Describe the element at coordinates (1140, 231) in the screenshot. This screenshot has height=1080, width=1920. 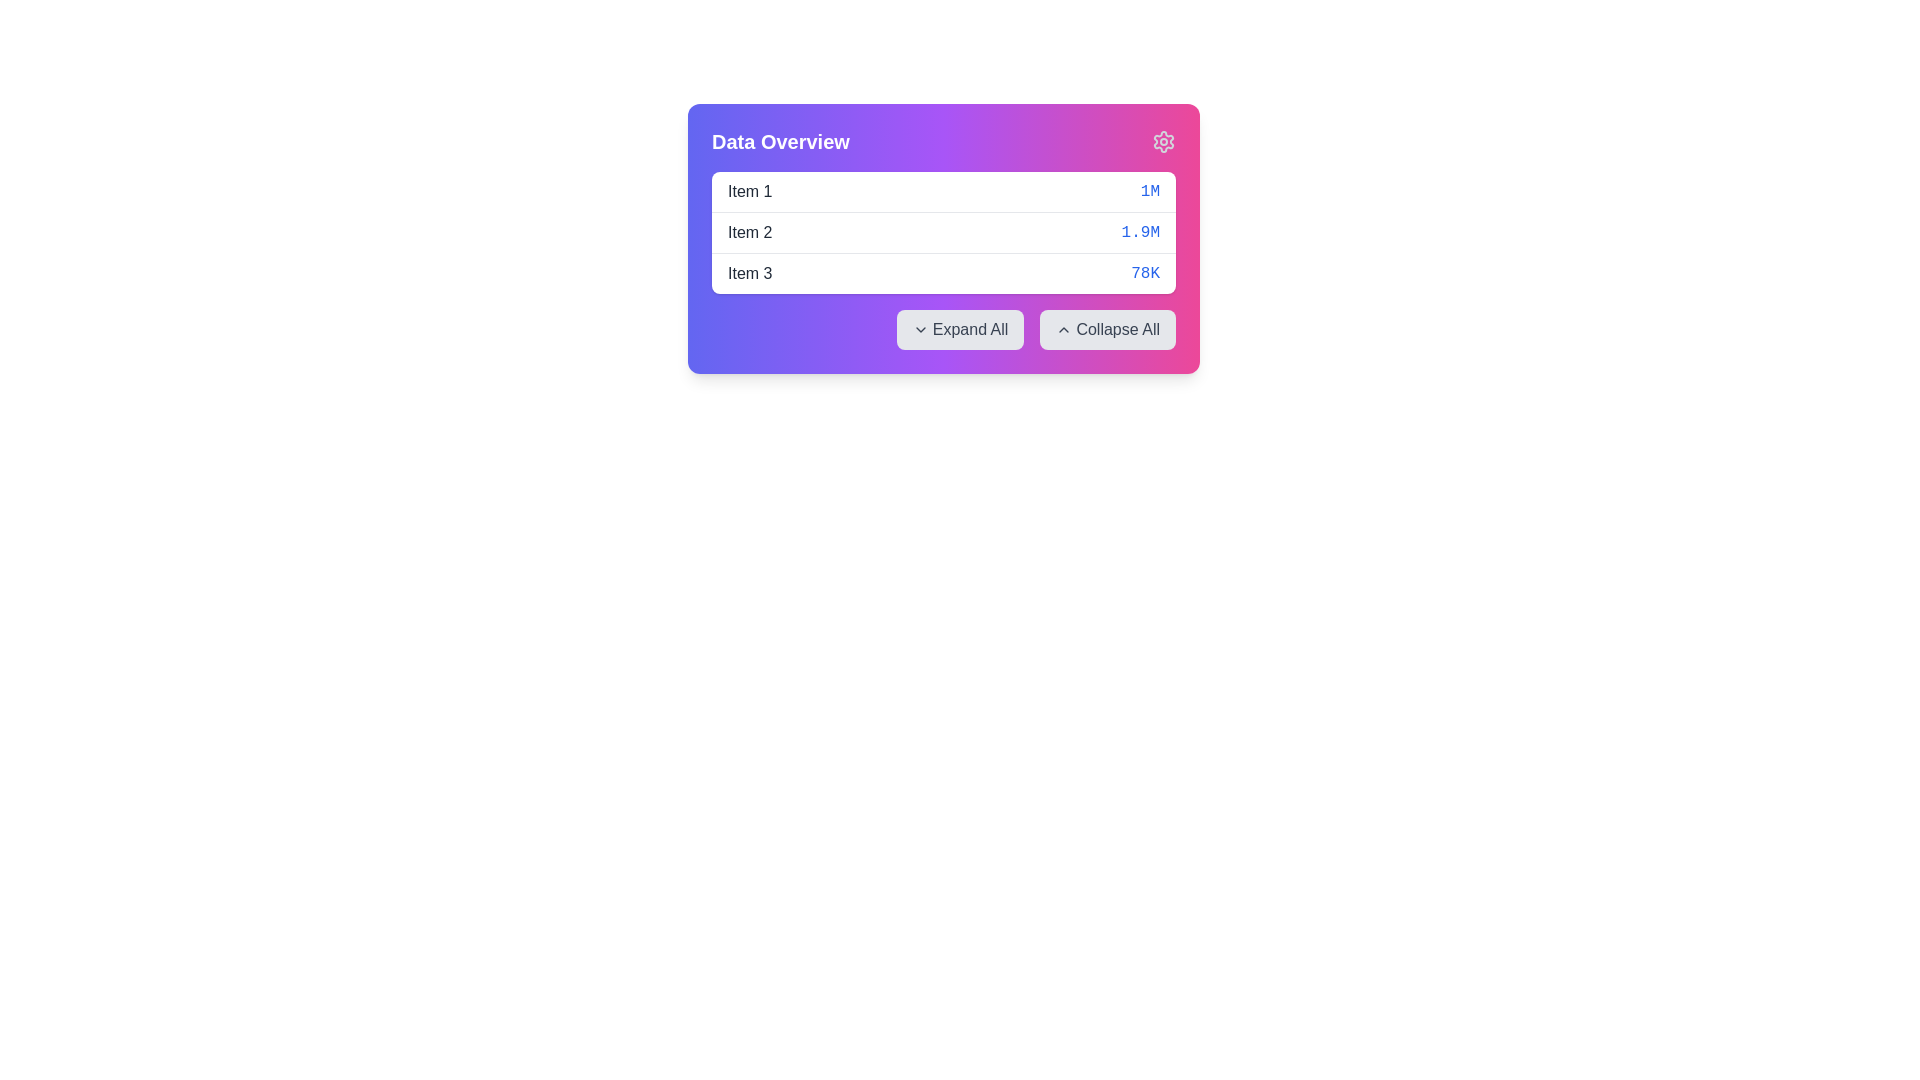
I see `the value of the text label styled in blue font with the content '1.9M', located on the right-hand side of the listing entry for 'Item 2'` at that location.